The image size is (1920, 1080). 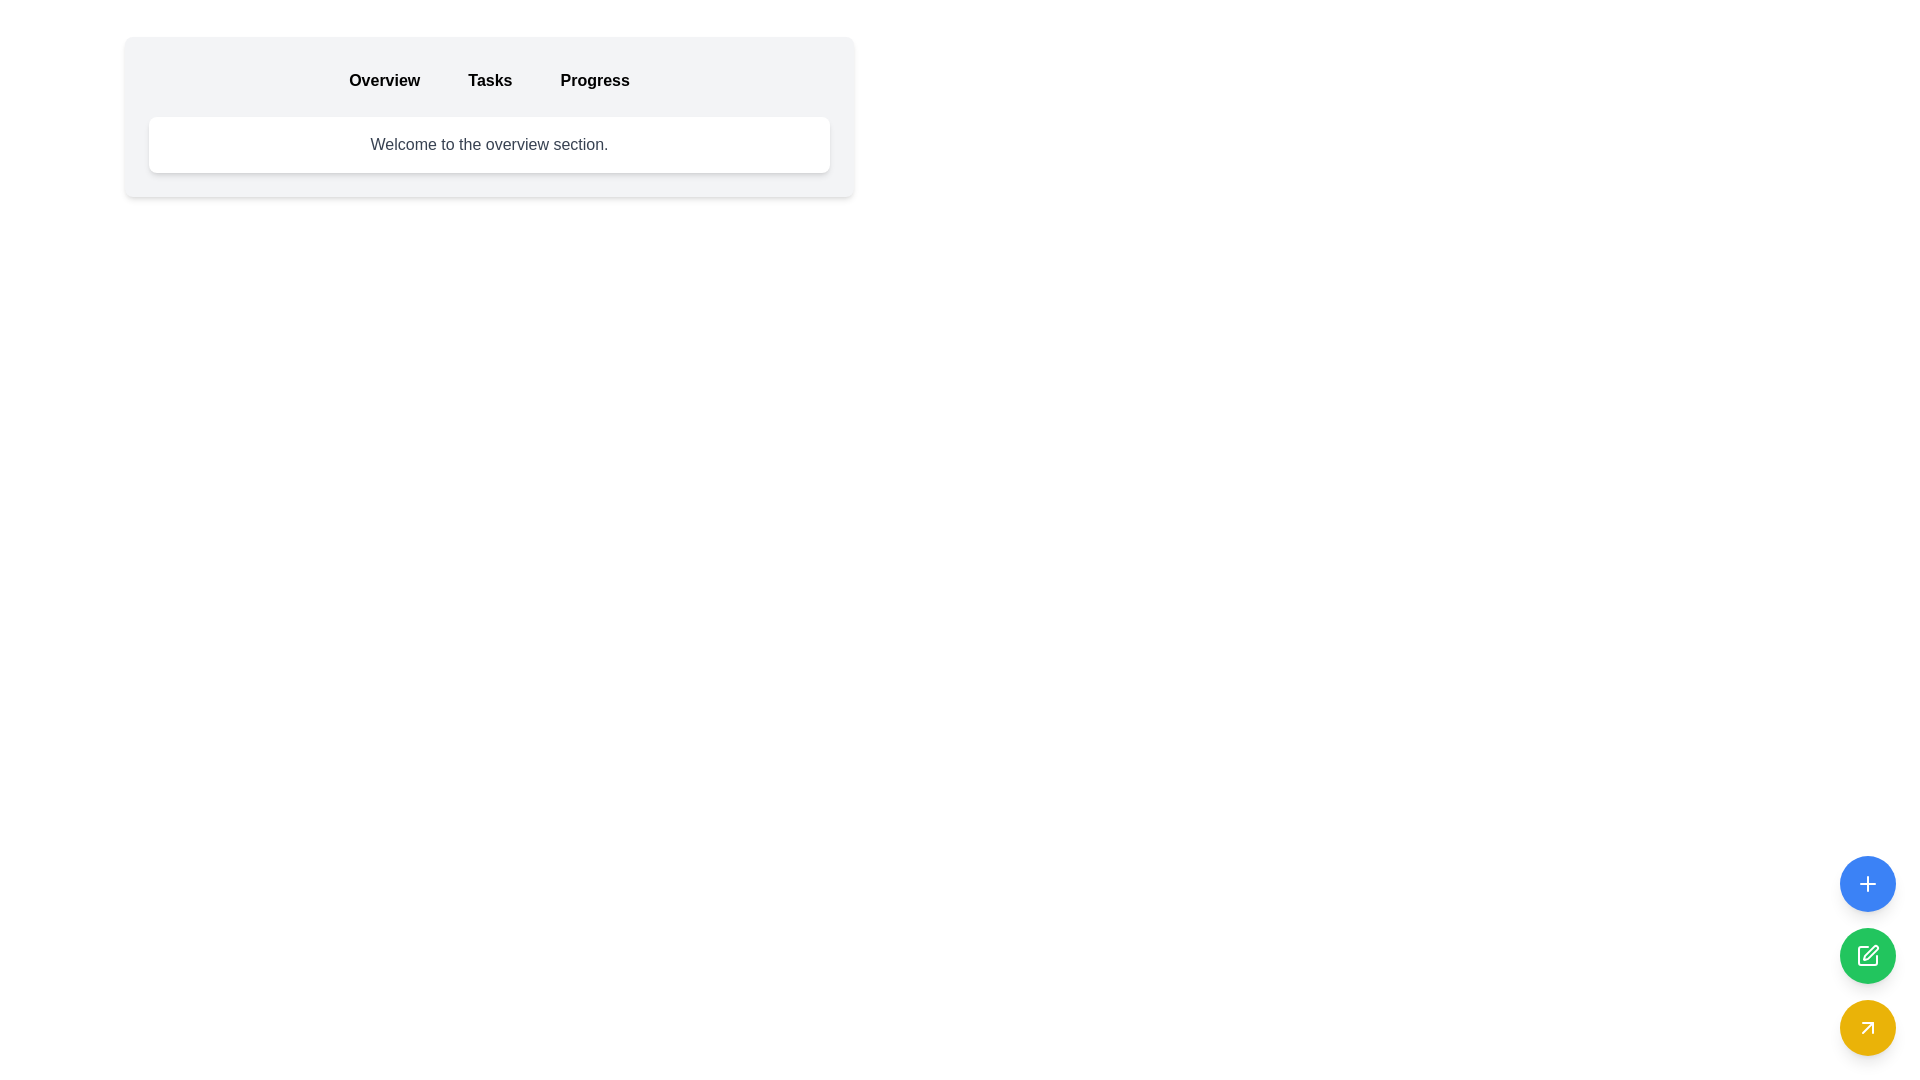 I want to click on the 'Progress' button, which is a rounded button with bold text and highlighted background, positioned as the third button in a horizontal group, so click(x=594, y=80).